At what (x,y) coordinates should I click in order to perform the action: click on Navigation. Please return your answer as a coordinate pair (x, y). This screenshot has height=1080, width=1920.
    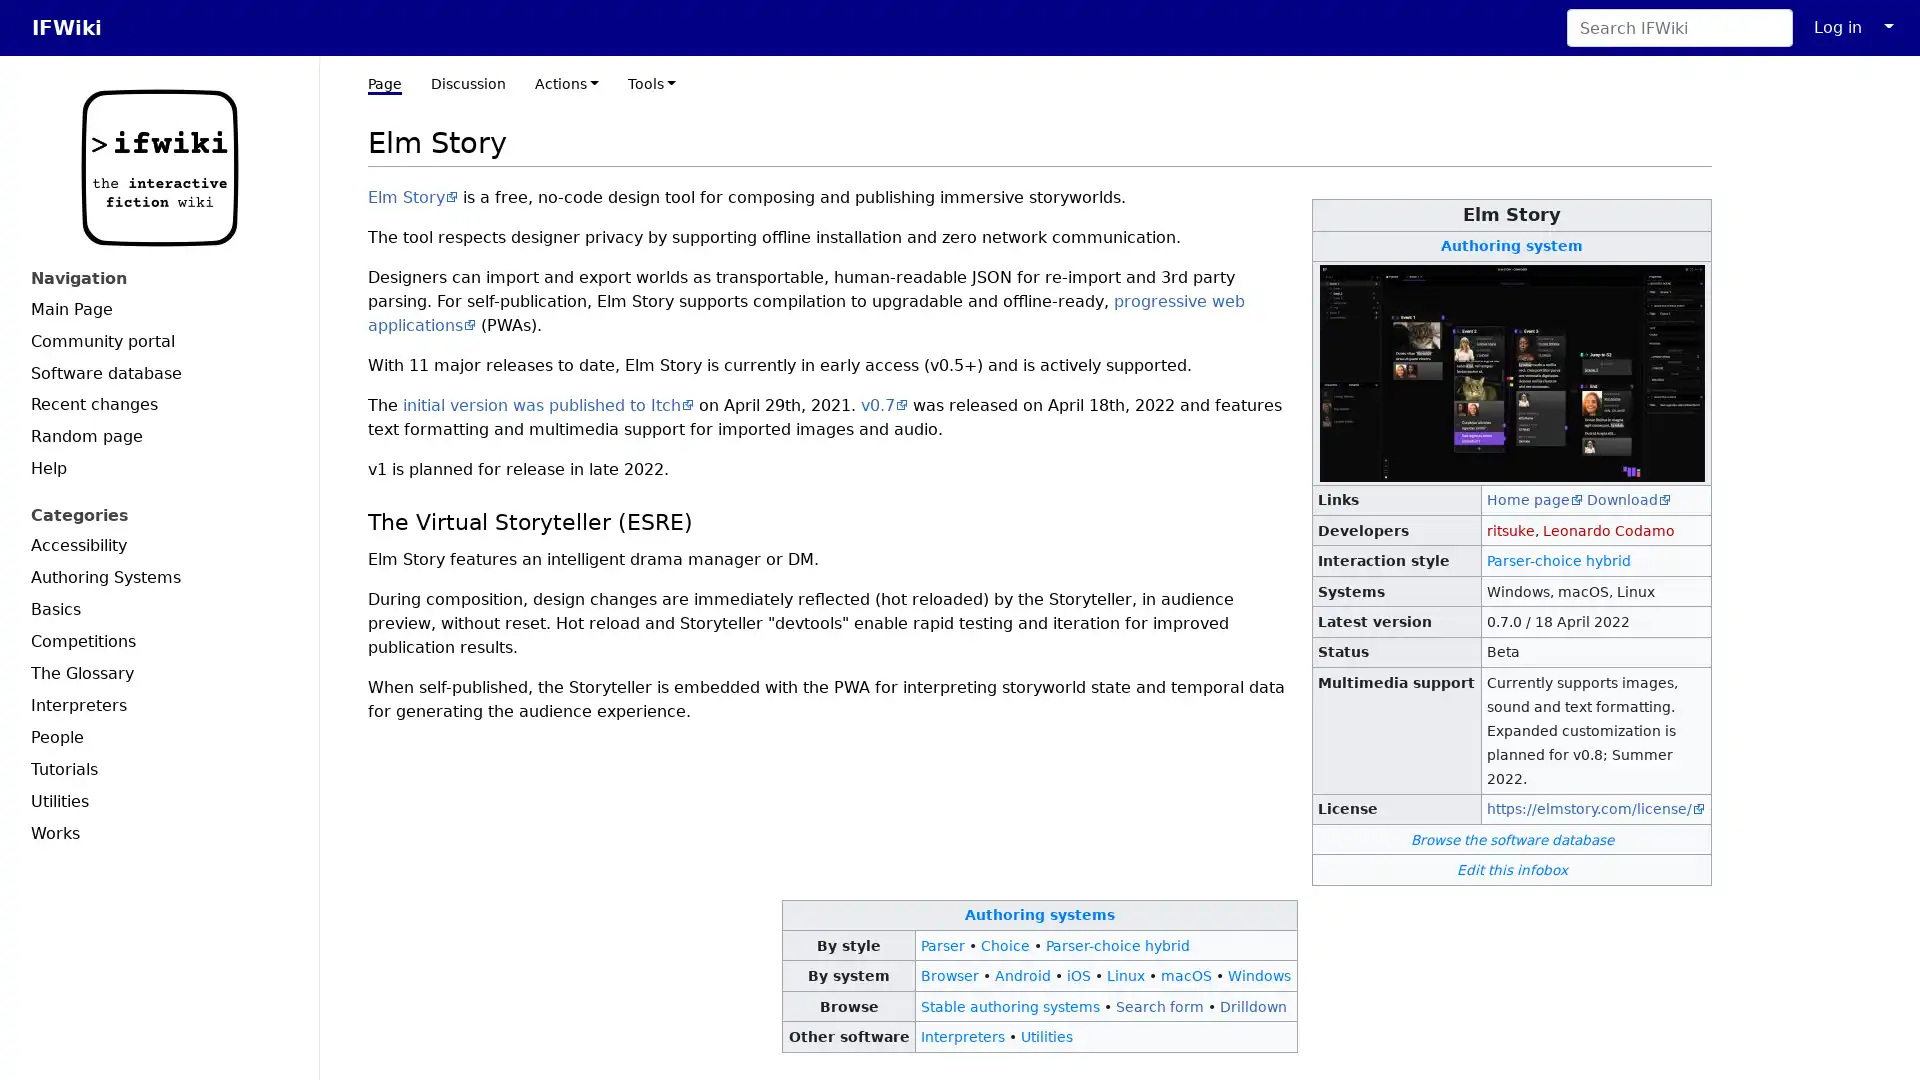
    Looking at the image, I should click on (158, 278).